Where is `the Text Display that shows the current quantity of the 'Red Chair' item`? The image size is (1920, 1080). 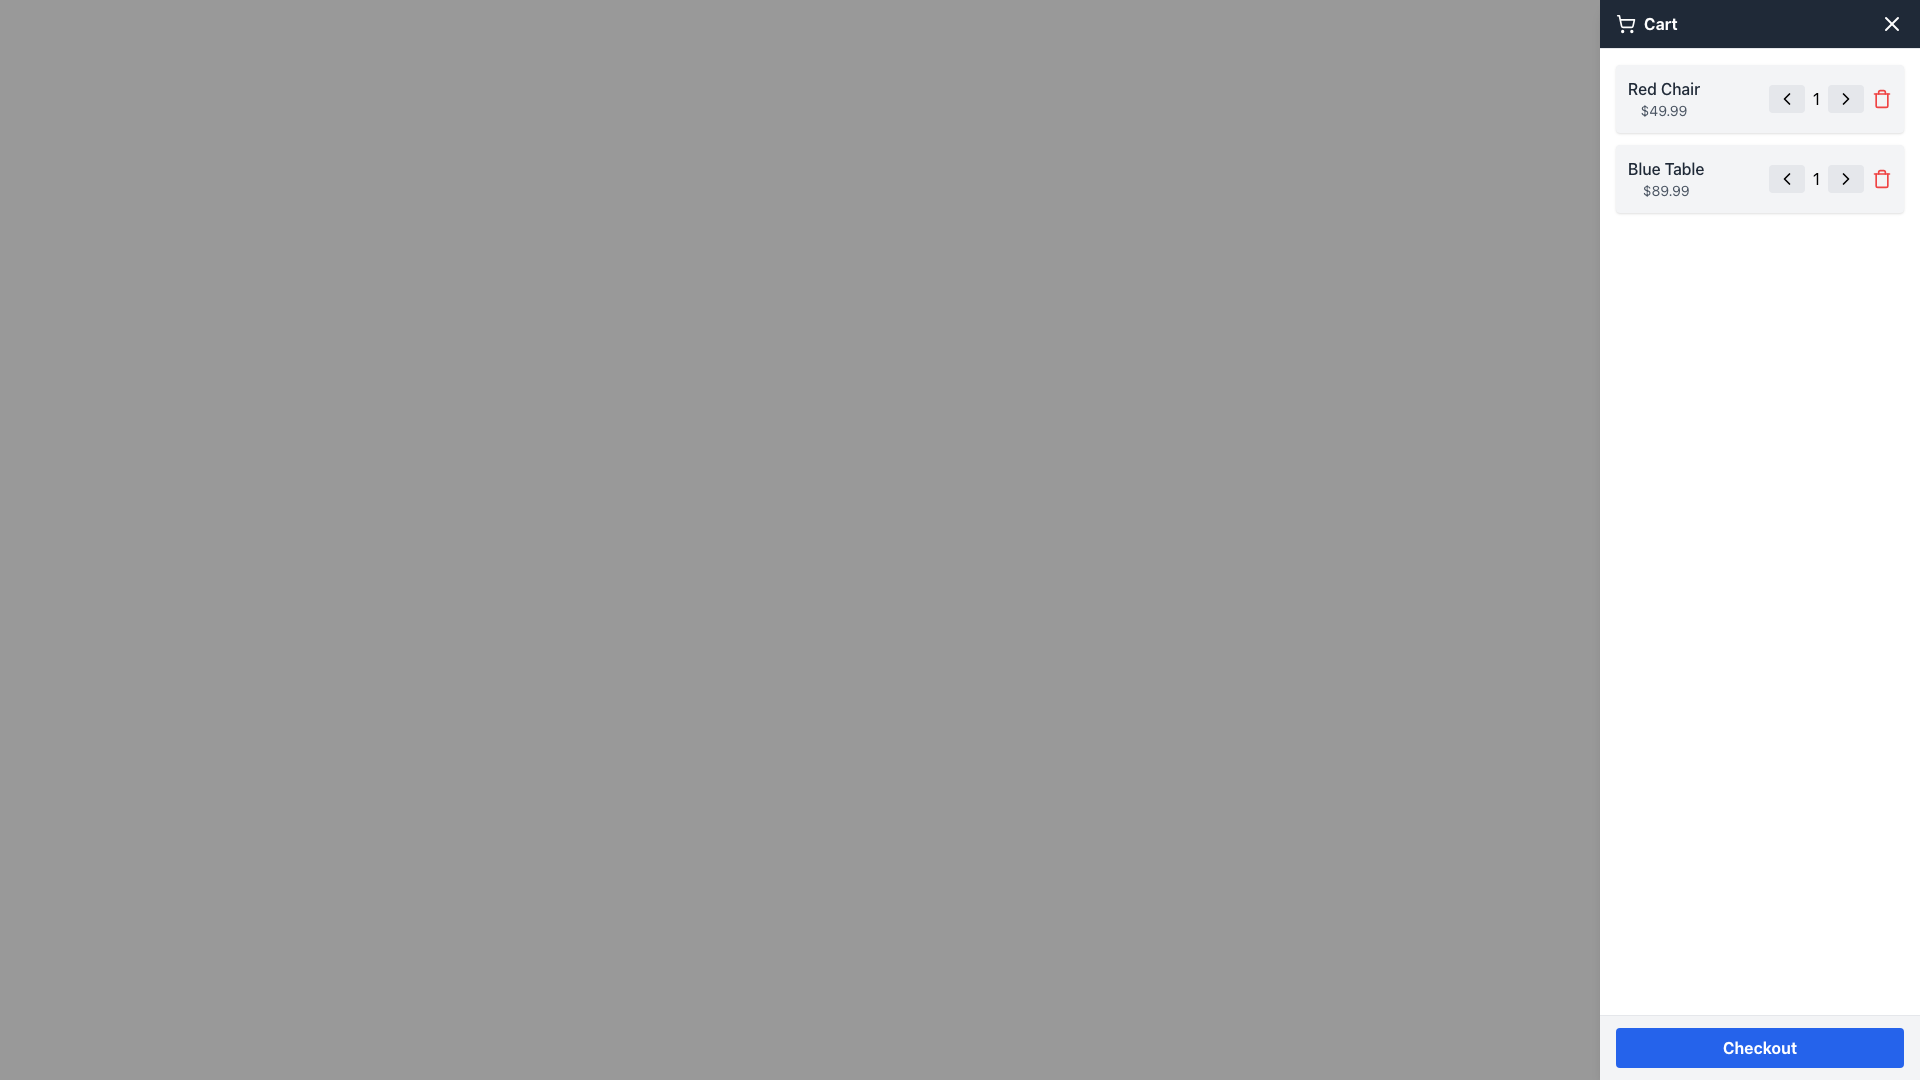 the Text Display that shows the current quantity of the 'Red Chair' item is located at coordinates (1829, 99).